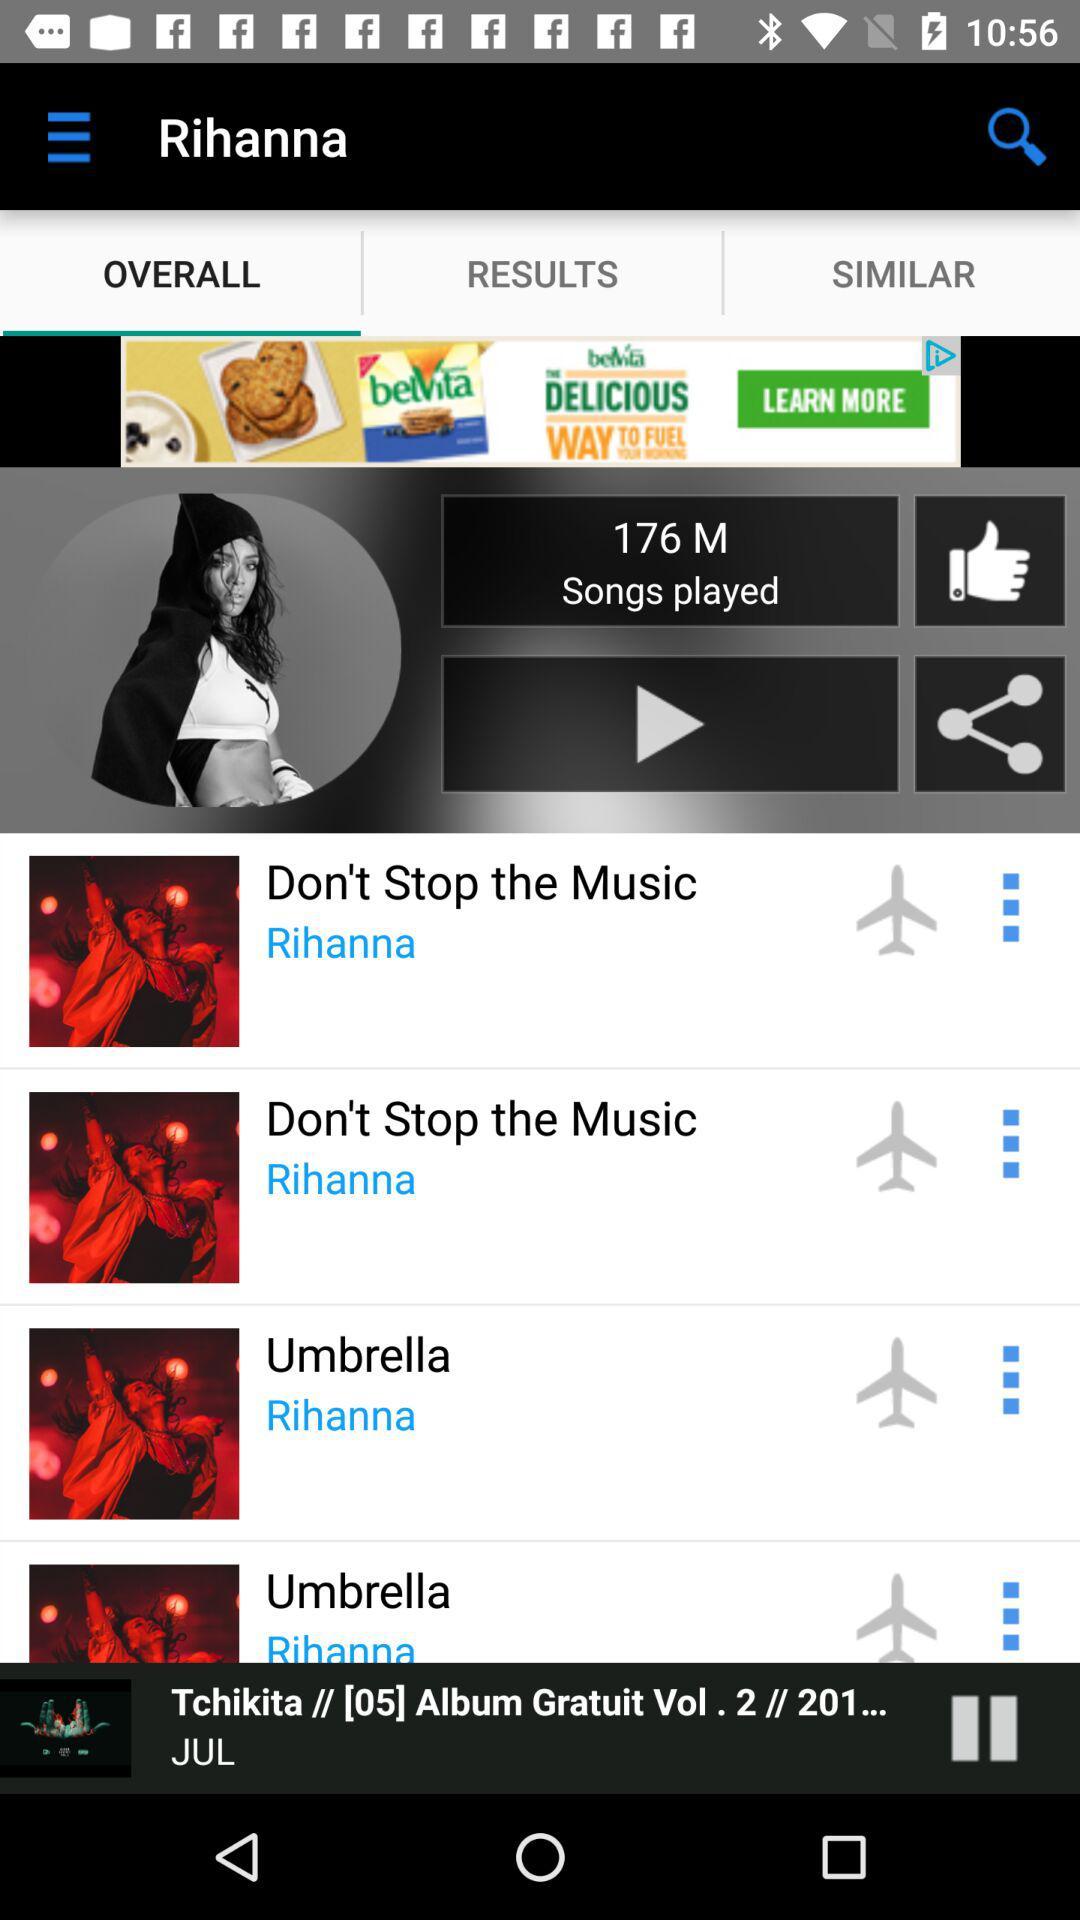 Image resolution: width=1080 pixels, height=1920 pixels. Describe the element at coordinates (1008, 903) in the screenshot. I see `more info` at that location.